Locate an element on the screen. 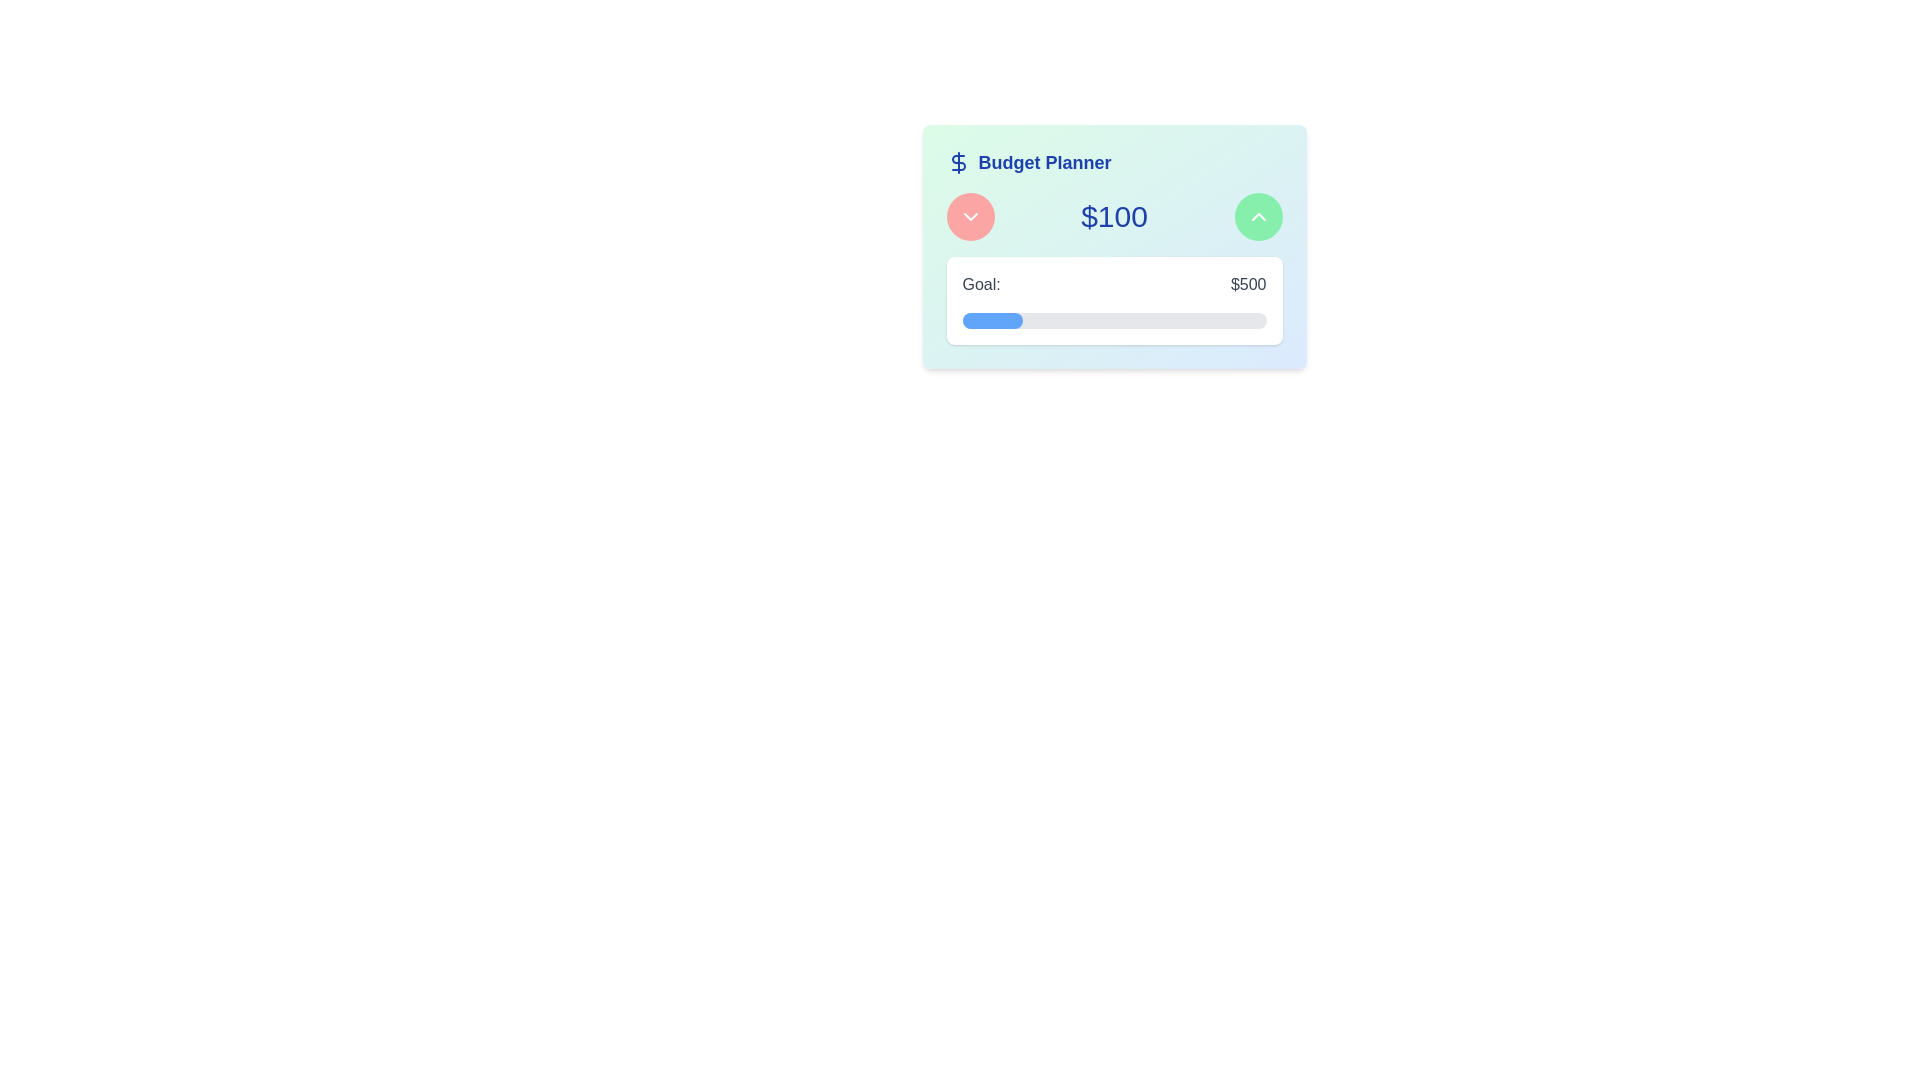 The width and height of the screenshot is (1920, 1080). the financial icon located at the leftmost side of the header section of the budget planner card is located at coordinates (957, 161).